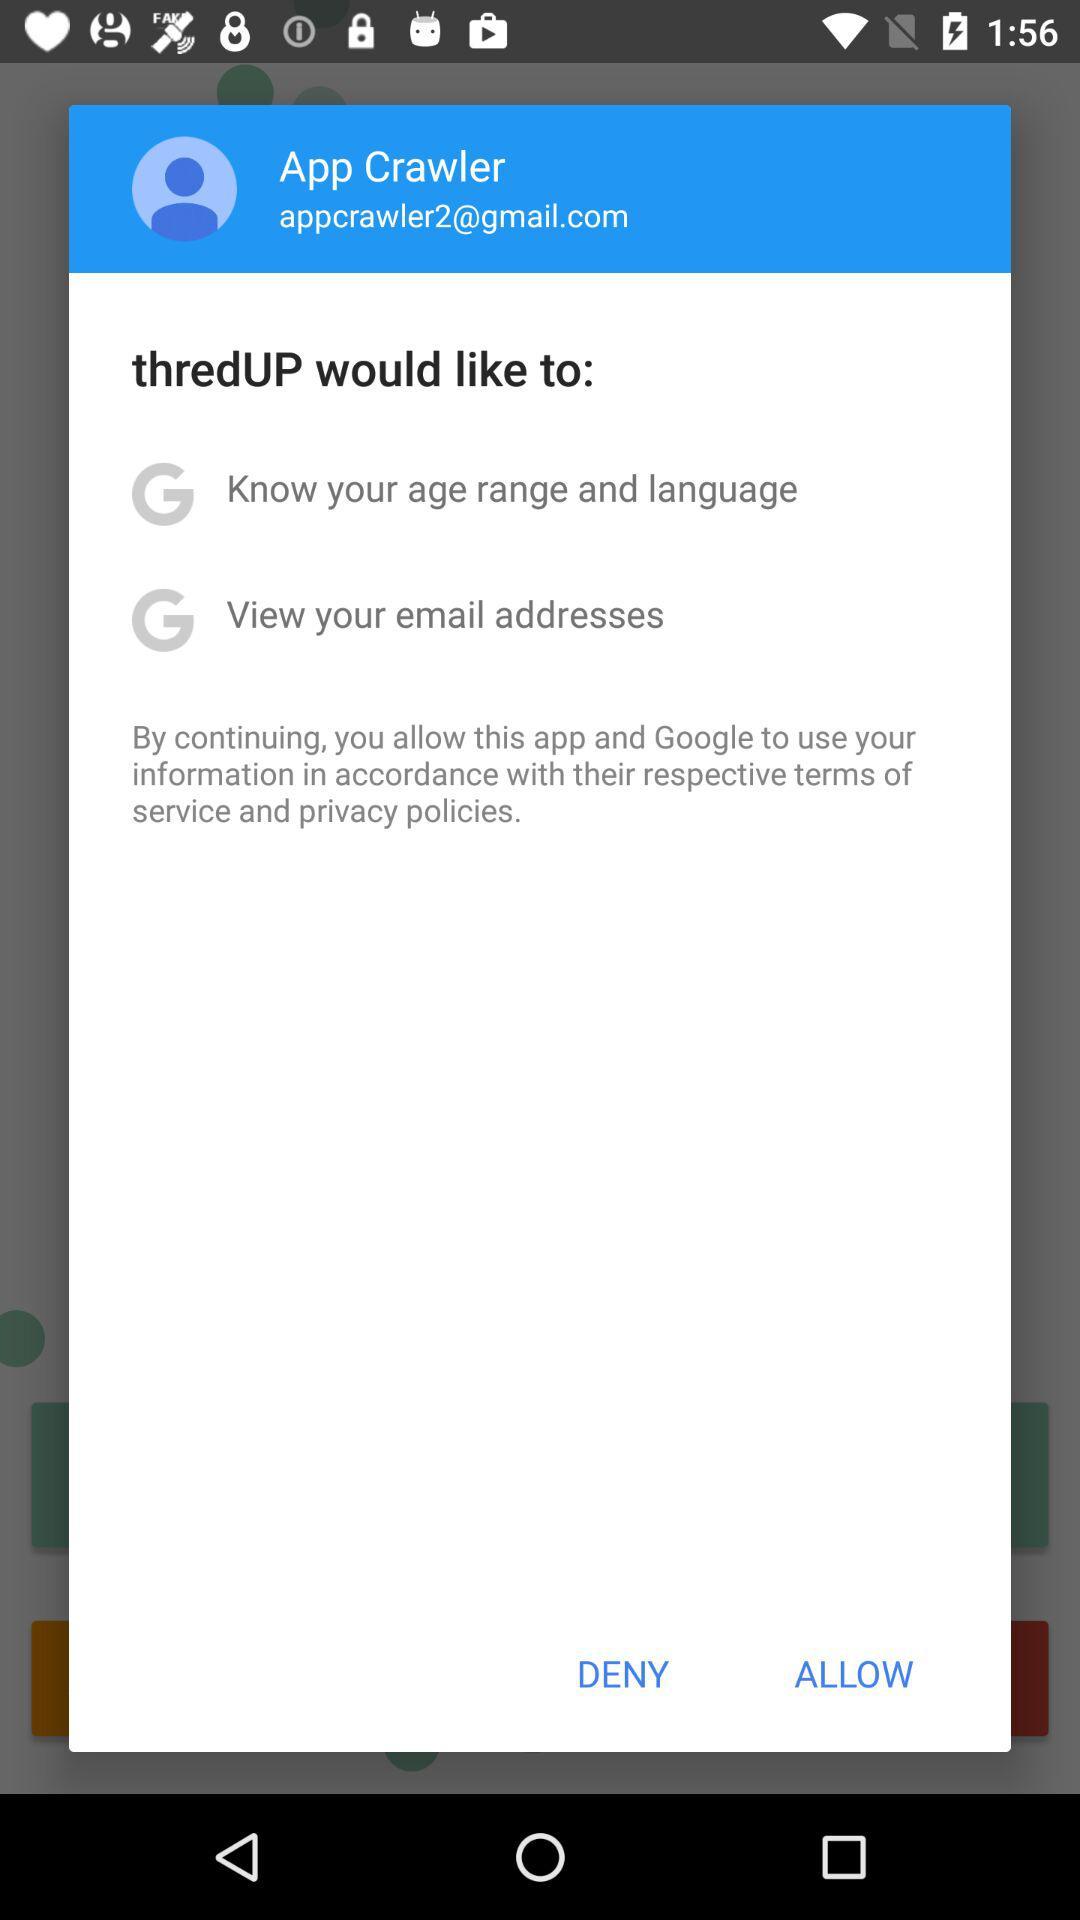 This screenshot has width=1080, height=1920. What do you see at coordinates (392, 164) in the screenshot?
I see `app crawler item` at bounding box center [392, 164].